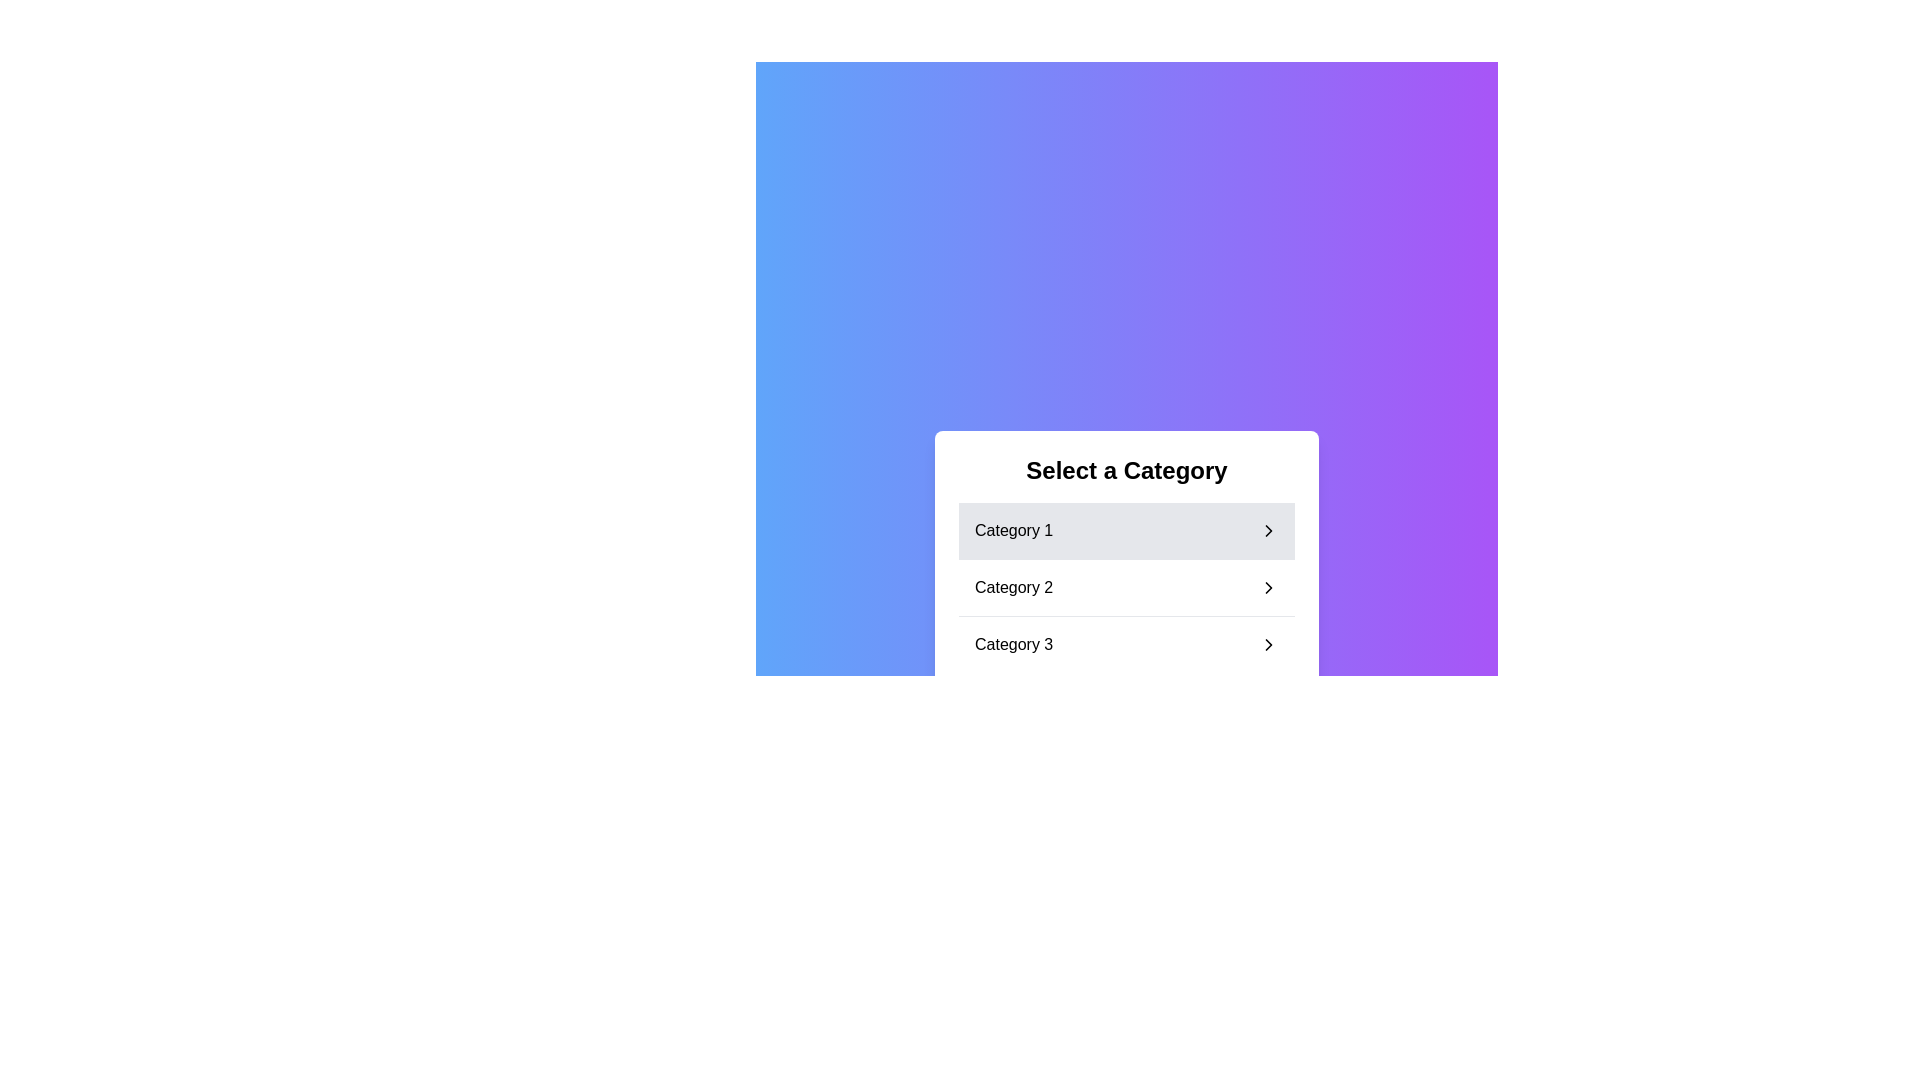  What do you see at coordinates (1127, 644) in the screenshot?
I see `the list item displaying 'Category 3'` at bounding box center [1127, 644].